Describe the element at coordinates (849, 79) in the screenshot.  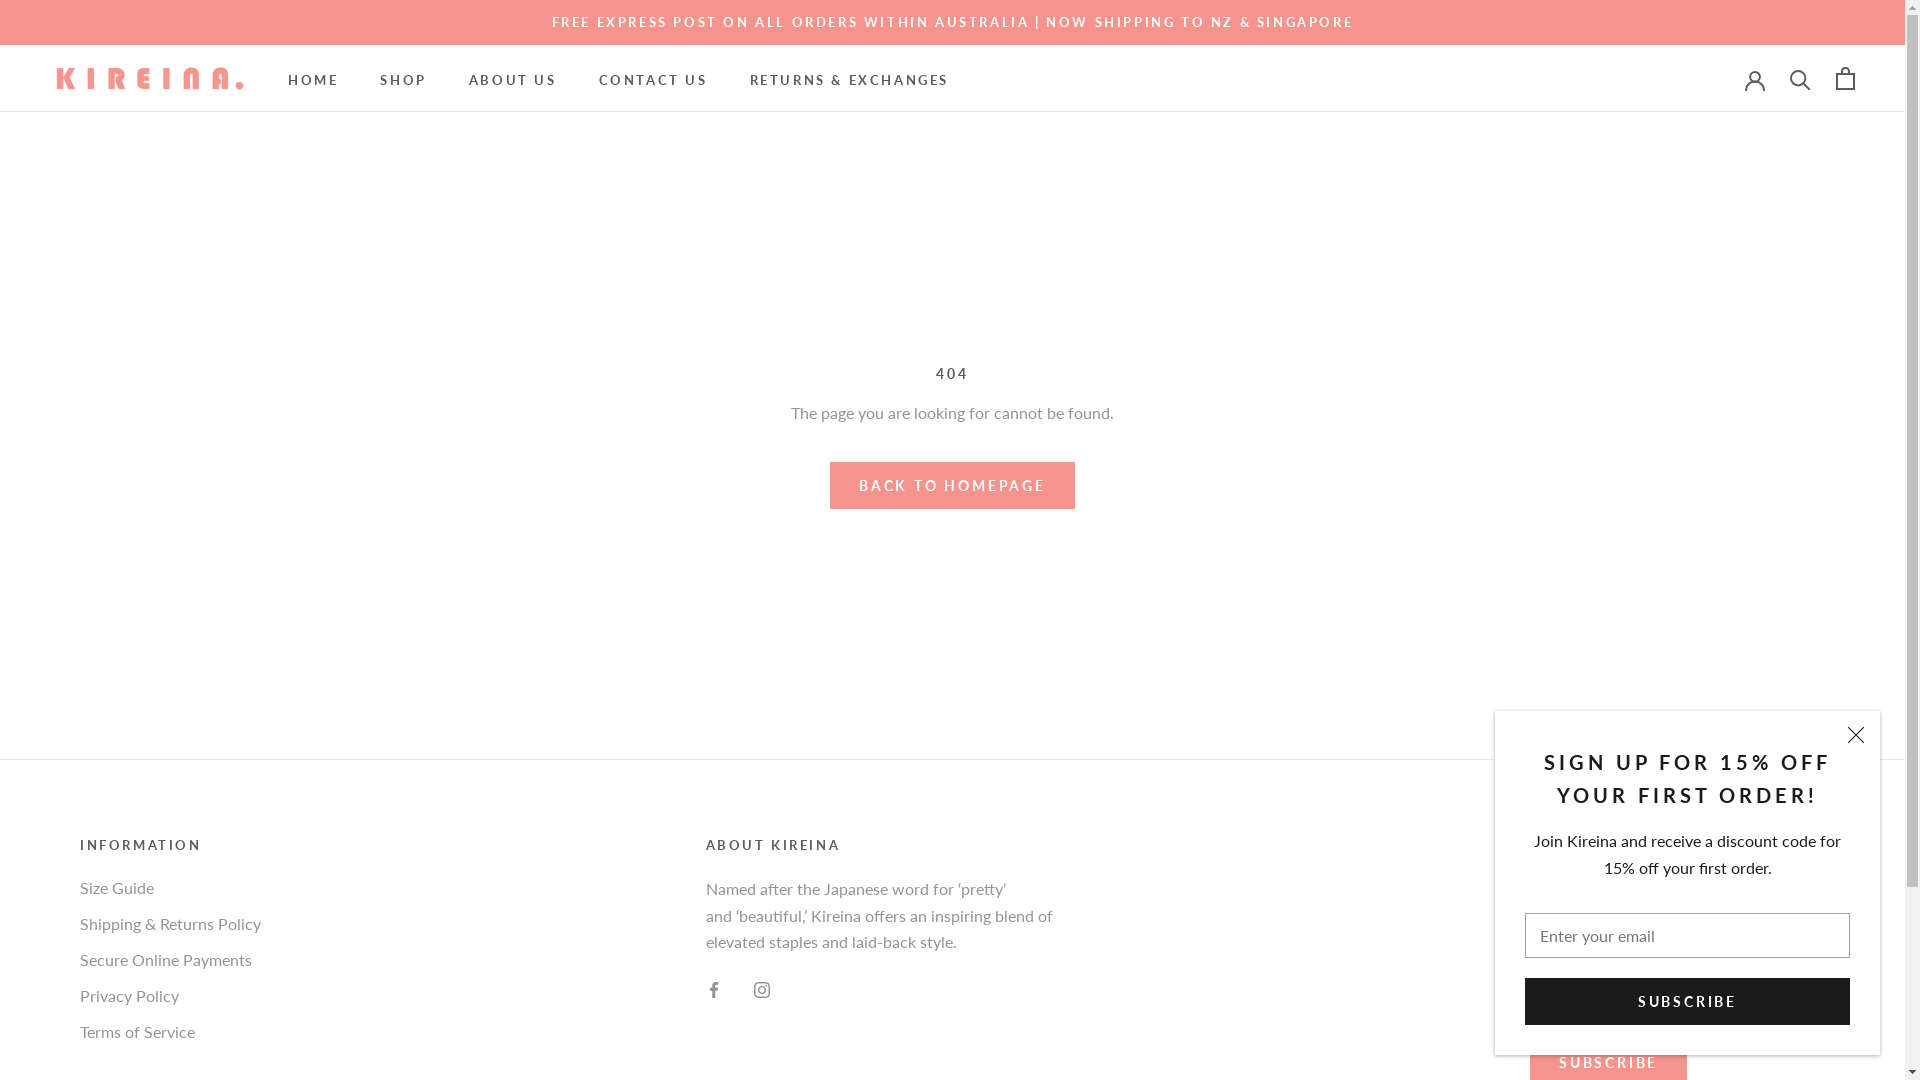
I see `'RETURNS & EXCHANGES` at that location.